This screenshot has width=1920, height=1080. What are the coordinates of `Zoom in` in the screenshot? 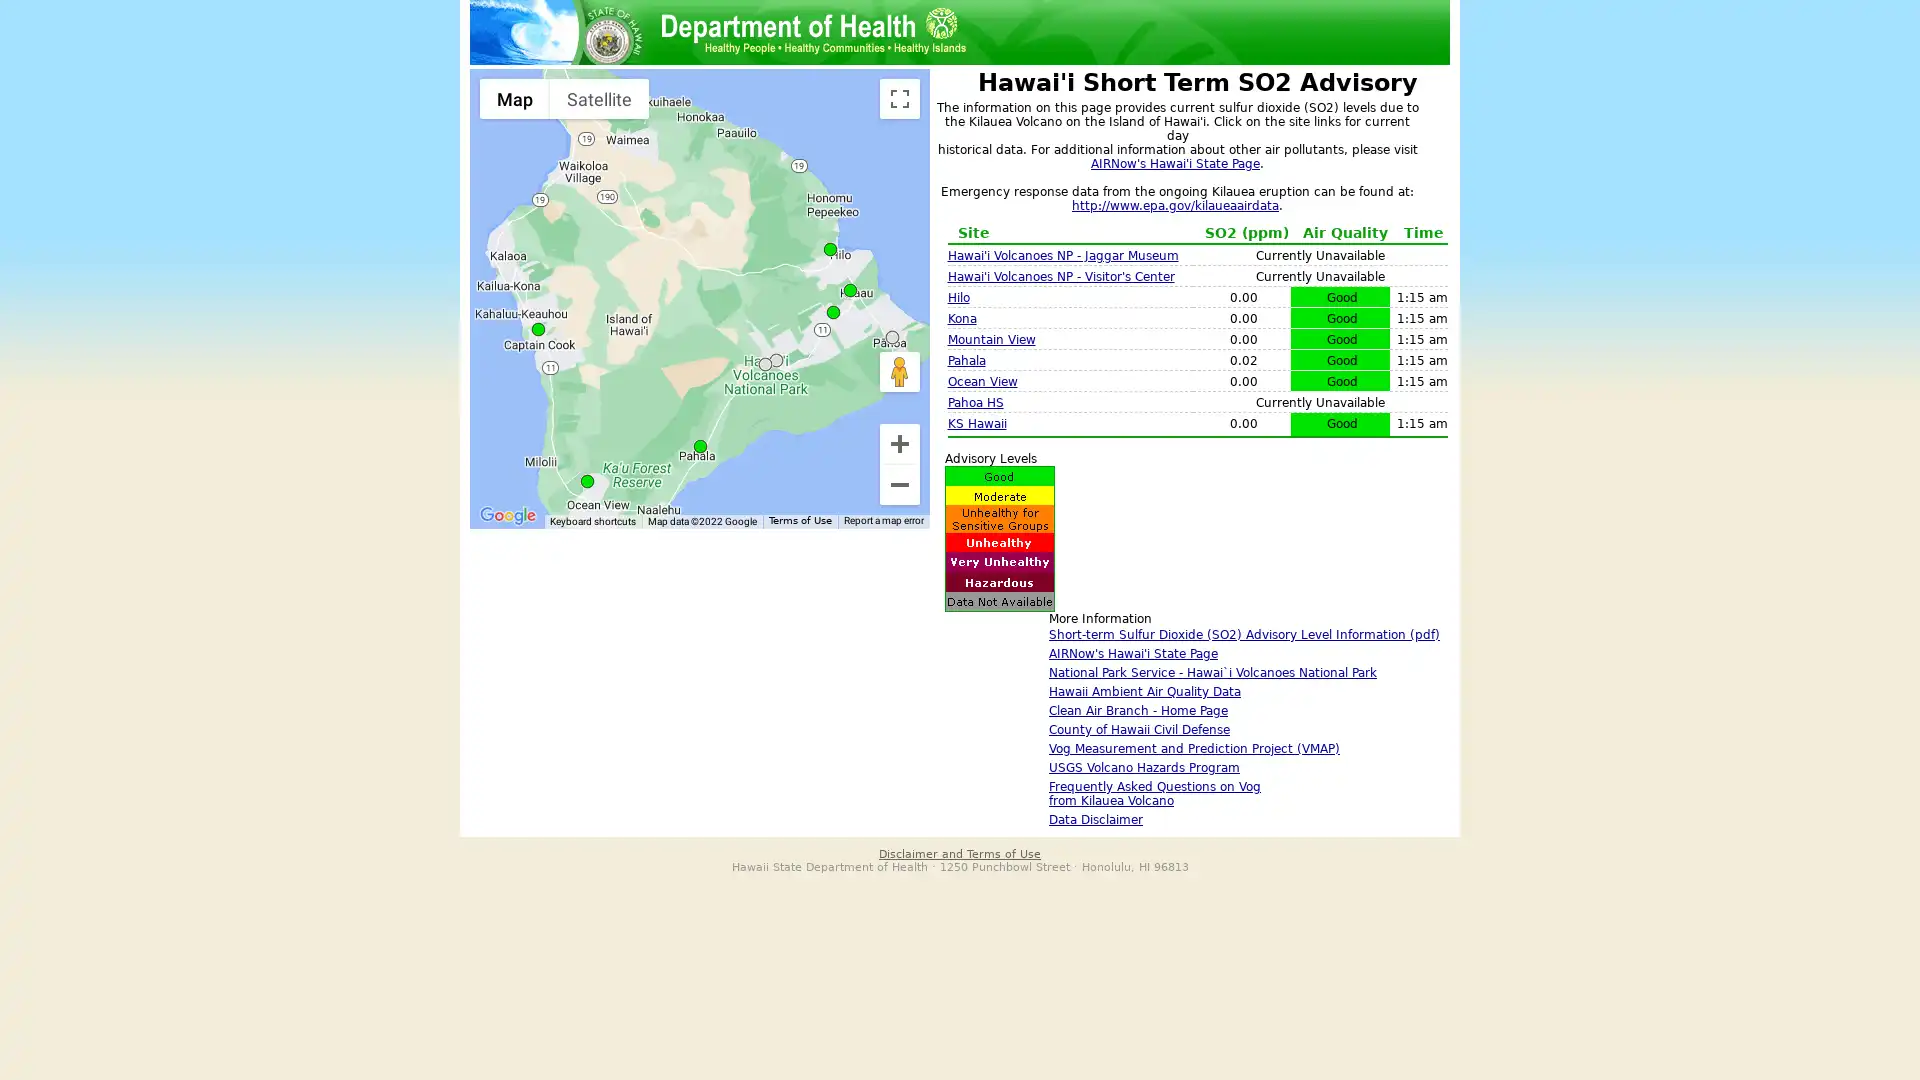 It's located at (899, 442).